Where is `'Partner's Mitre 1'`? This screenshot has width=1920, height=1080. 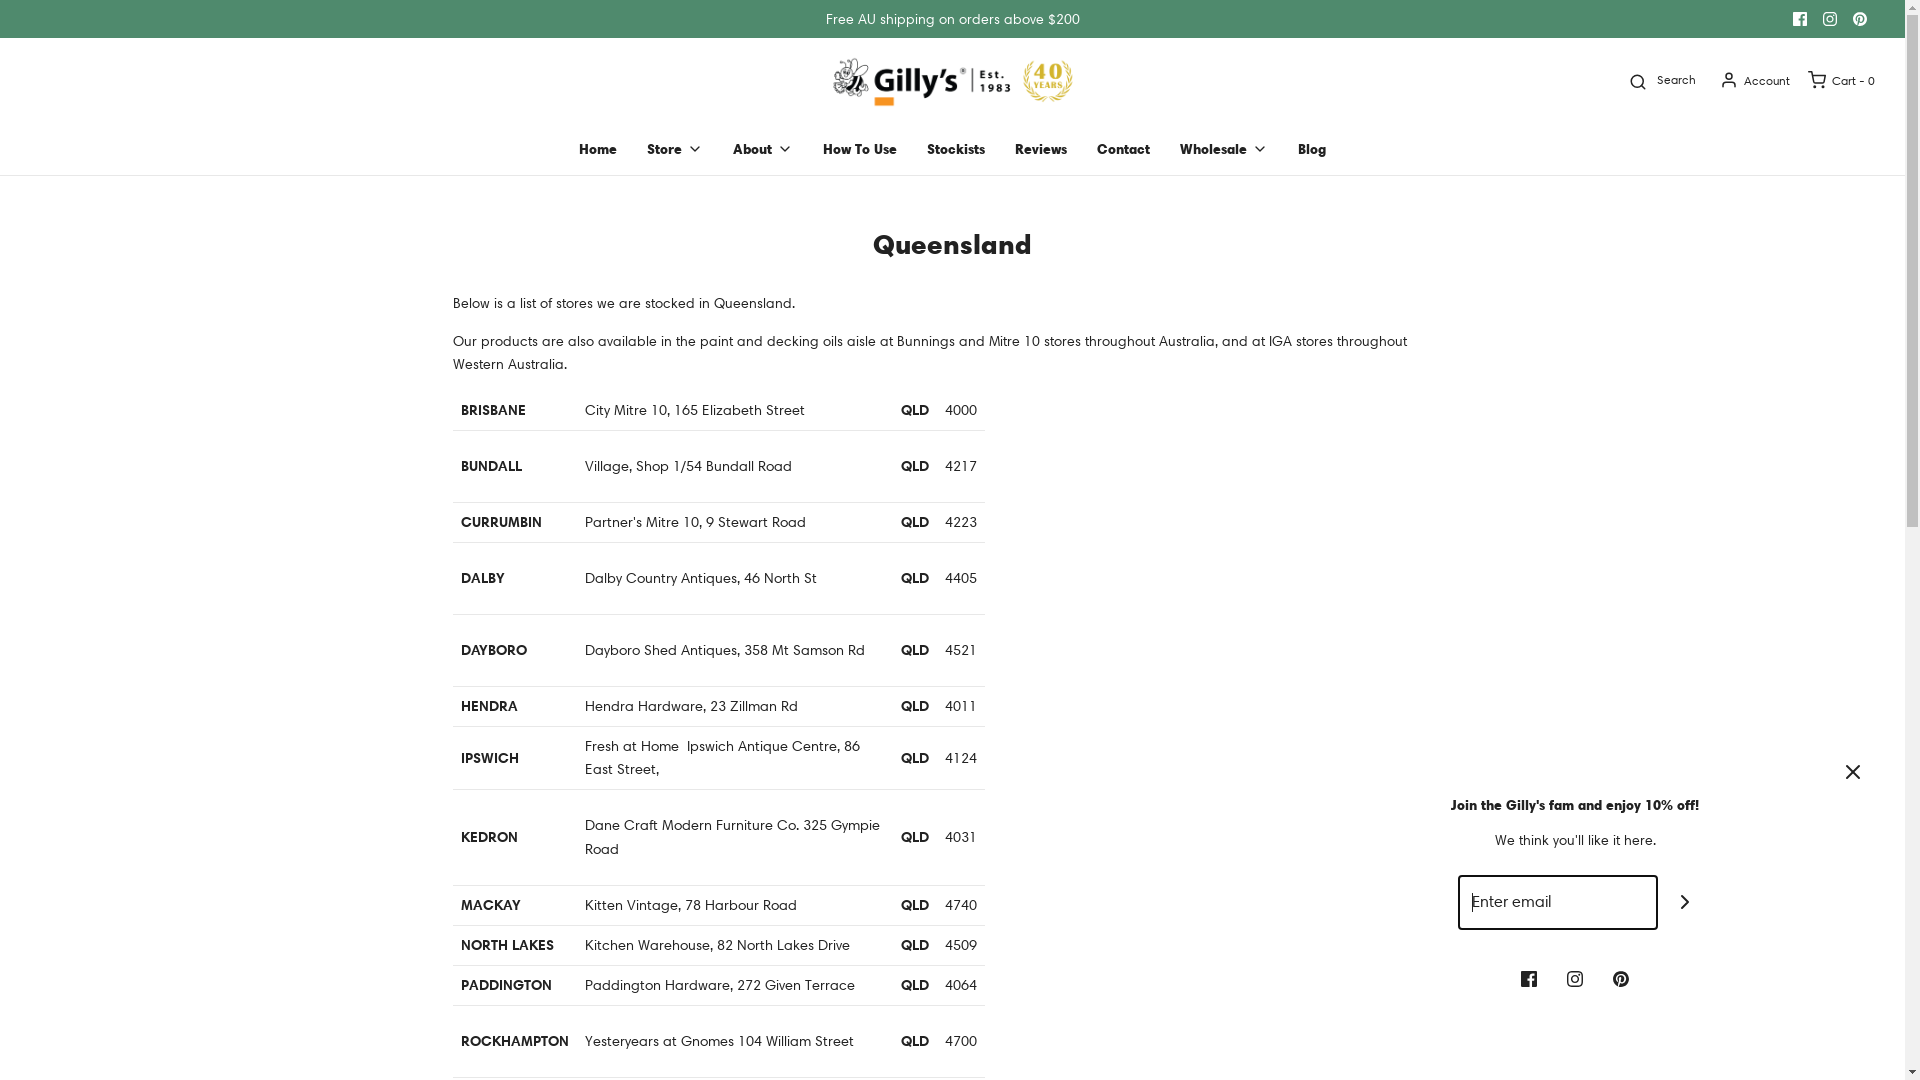 'Partner's Mitre 1' is located at coordinates (636, 520).